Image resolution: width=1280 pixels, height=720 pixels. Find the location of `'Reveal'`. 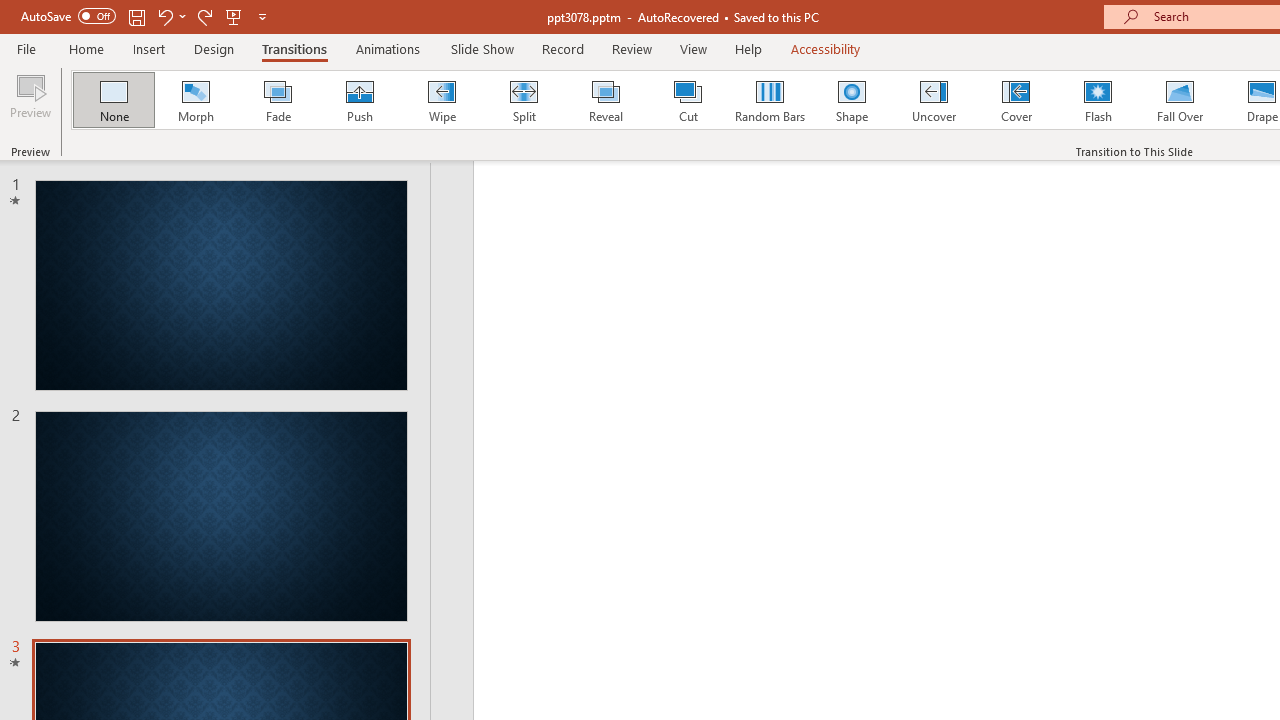

'Reveal' is located at coordinates (604, 100).